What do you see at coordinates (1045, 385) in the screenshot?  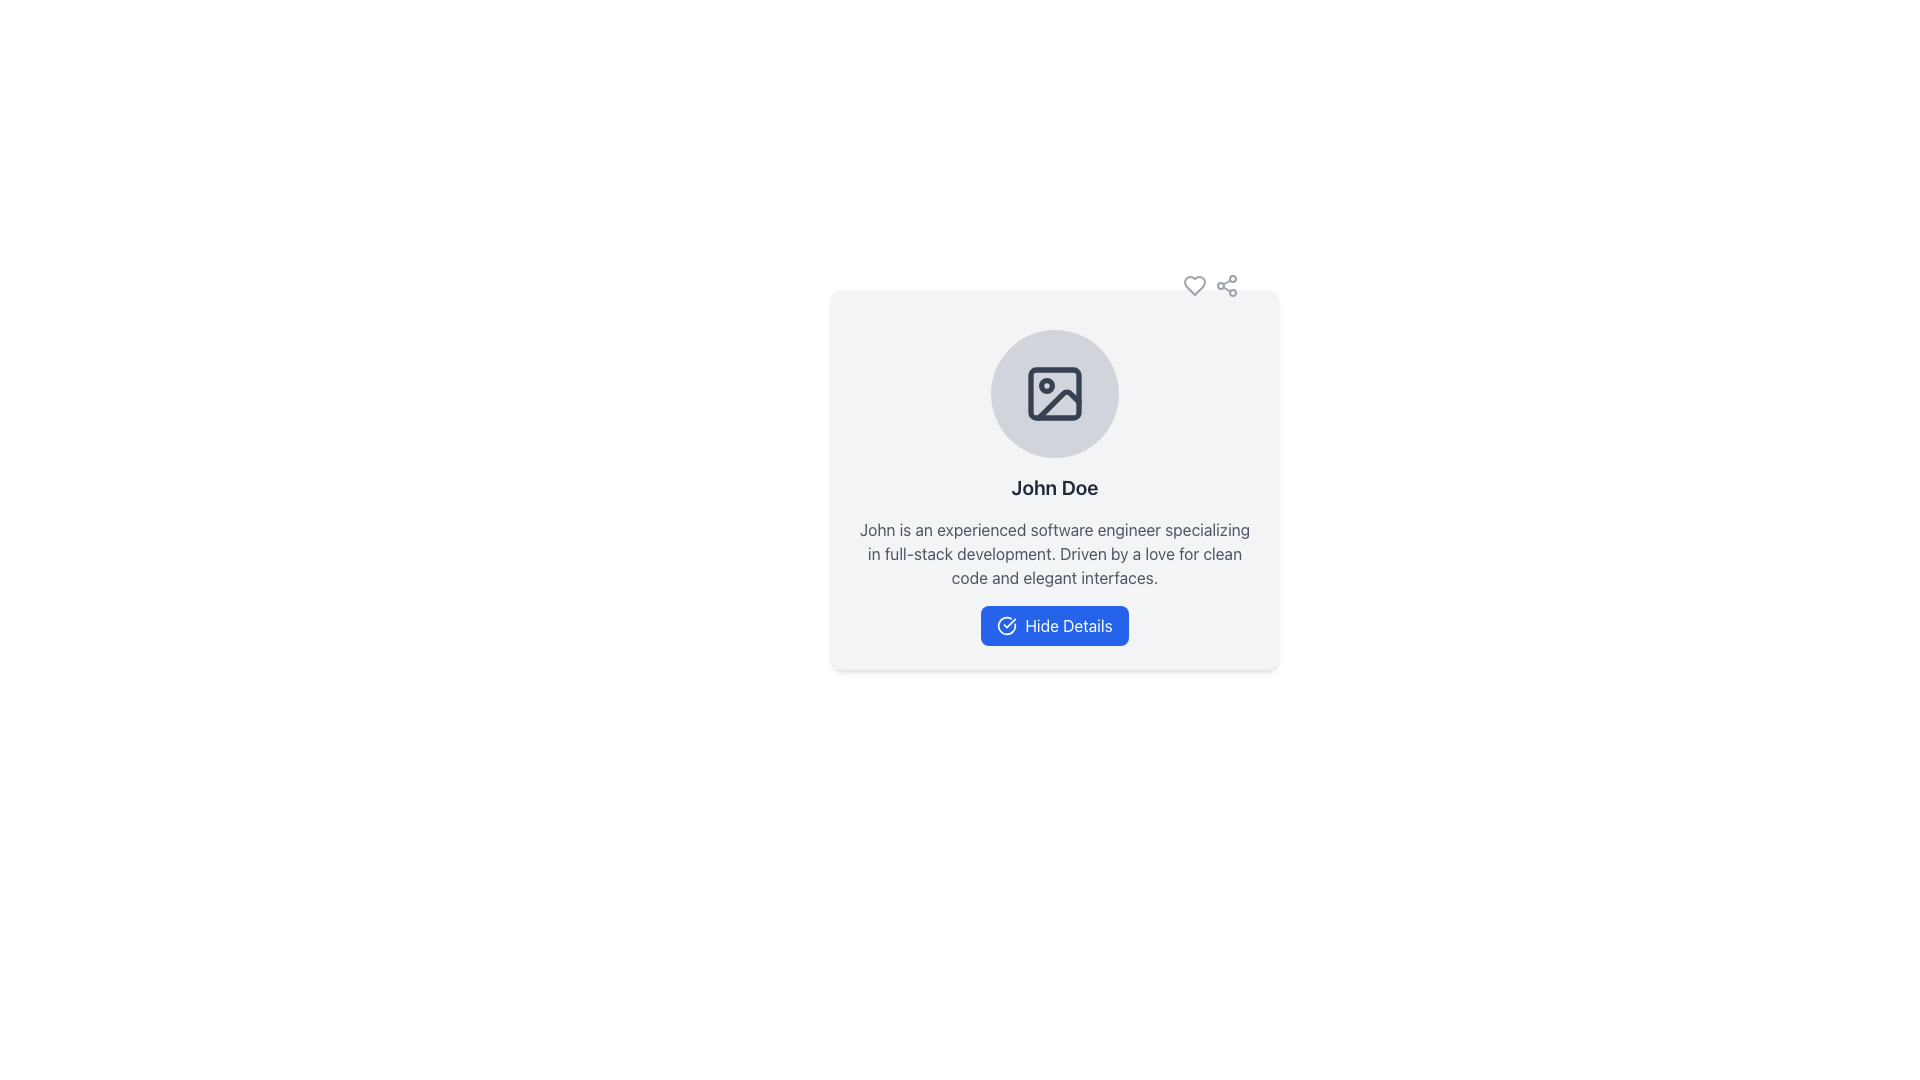 I see `the decorative circular element within the picture icon that is centered above the name 'John Doe' in the main card` at bounding box center [1045, 385].